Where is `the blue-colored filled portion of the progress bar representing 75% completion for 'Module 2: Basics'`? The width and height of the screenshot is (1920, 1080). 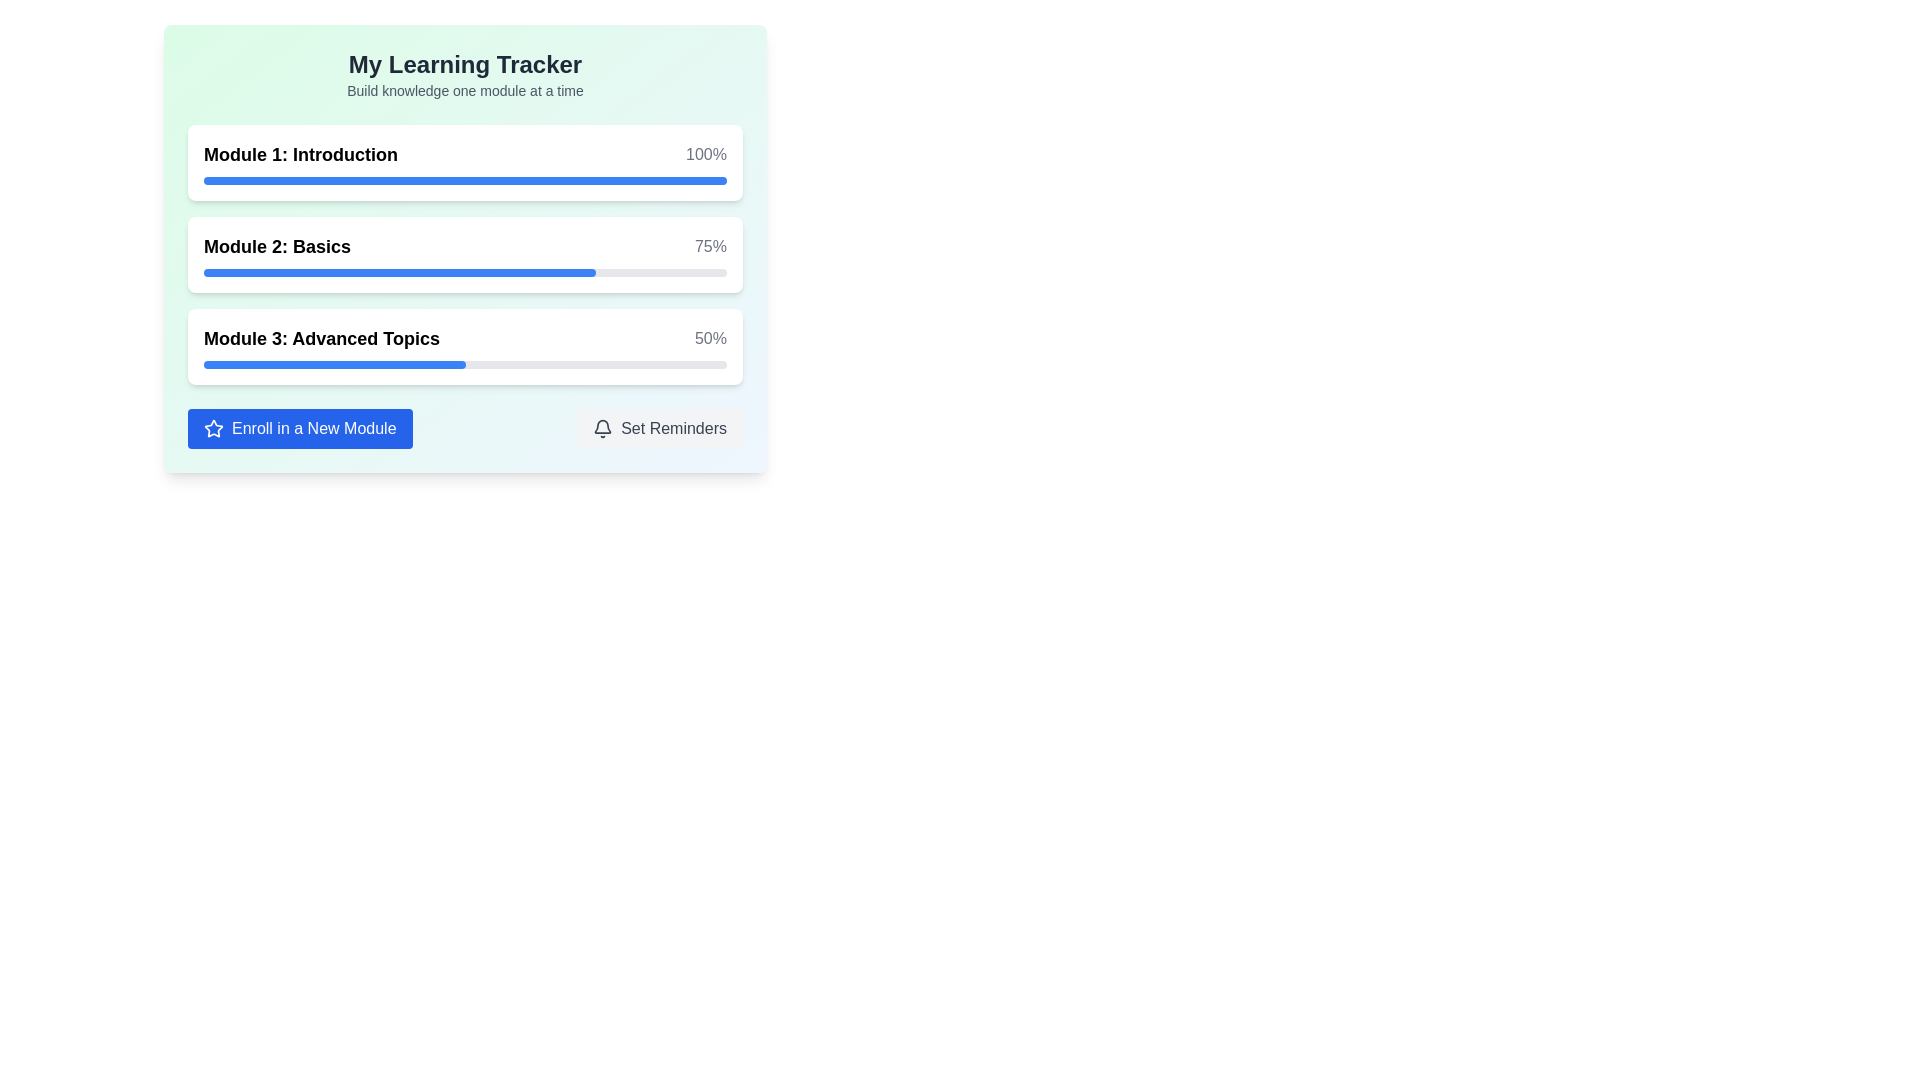 the blue-colored filled portion of the progress bar representing 75% completion for 'Module 2: Basics' is located at coordinates (400, 273).